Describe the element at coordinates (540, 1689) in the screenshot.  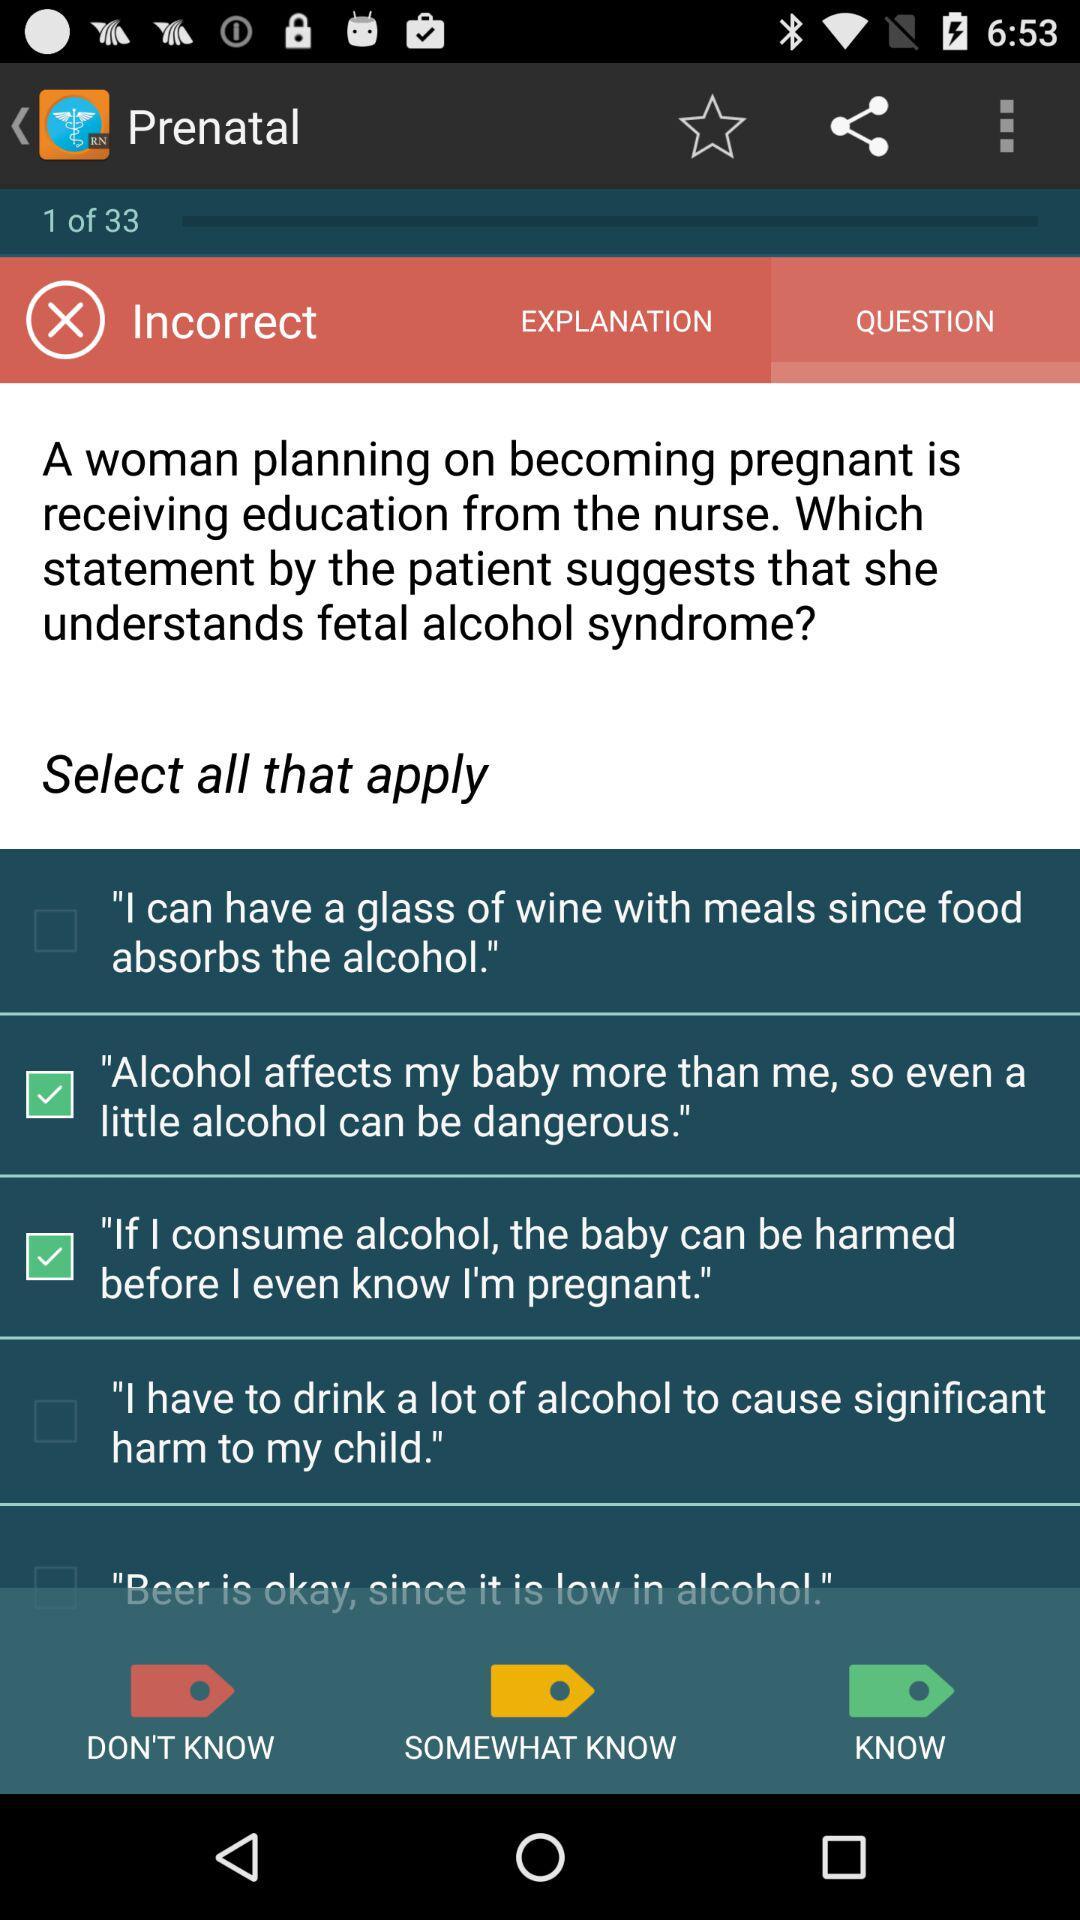
I see `somewhat know` at that location.